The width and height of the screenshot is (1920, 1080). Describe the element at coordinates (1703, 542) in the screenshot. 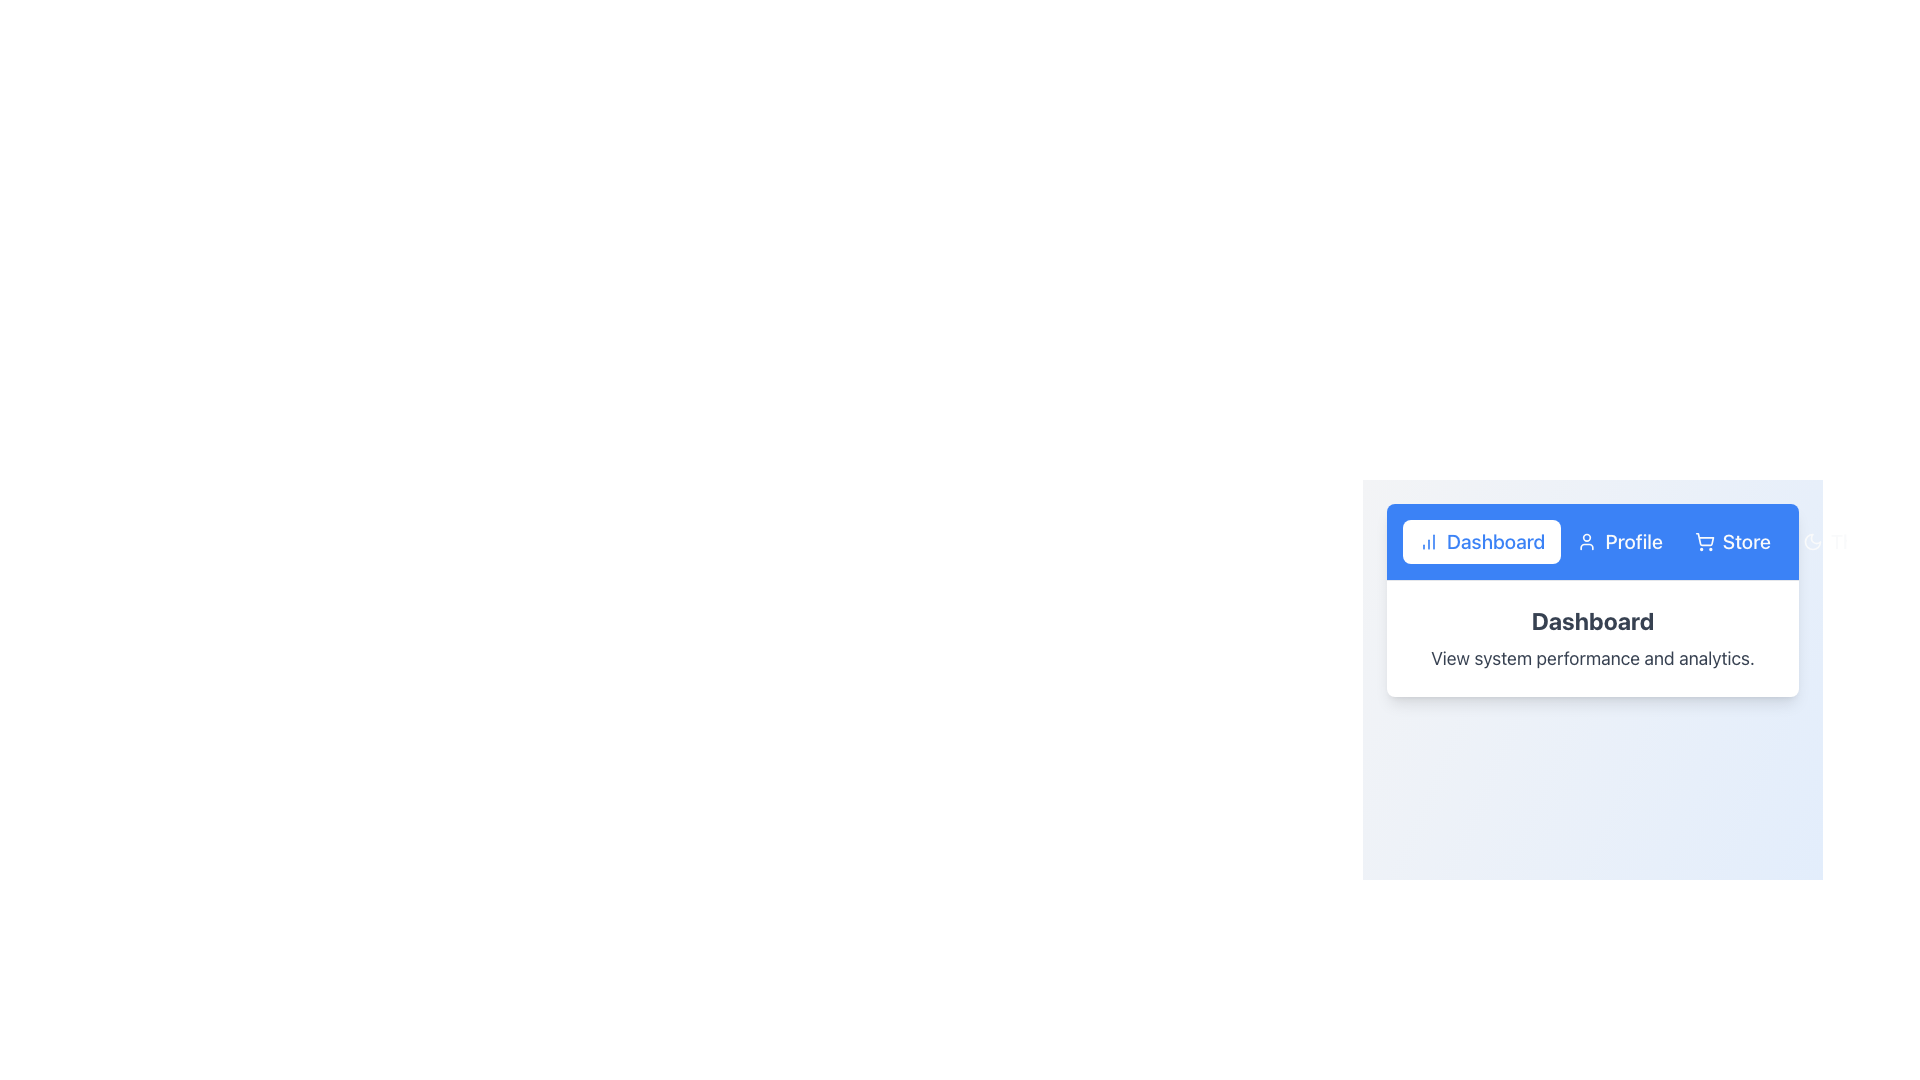

I see `the shopping cart icon within the blue button at the right-most end of the top menu bar` at that location.